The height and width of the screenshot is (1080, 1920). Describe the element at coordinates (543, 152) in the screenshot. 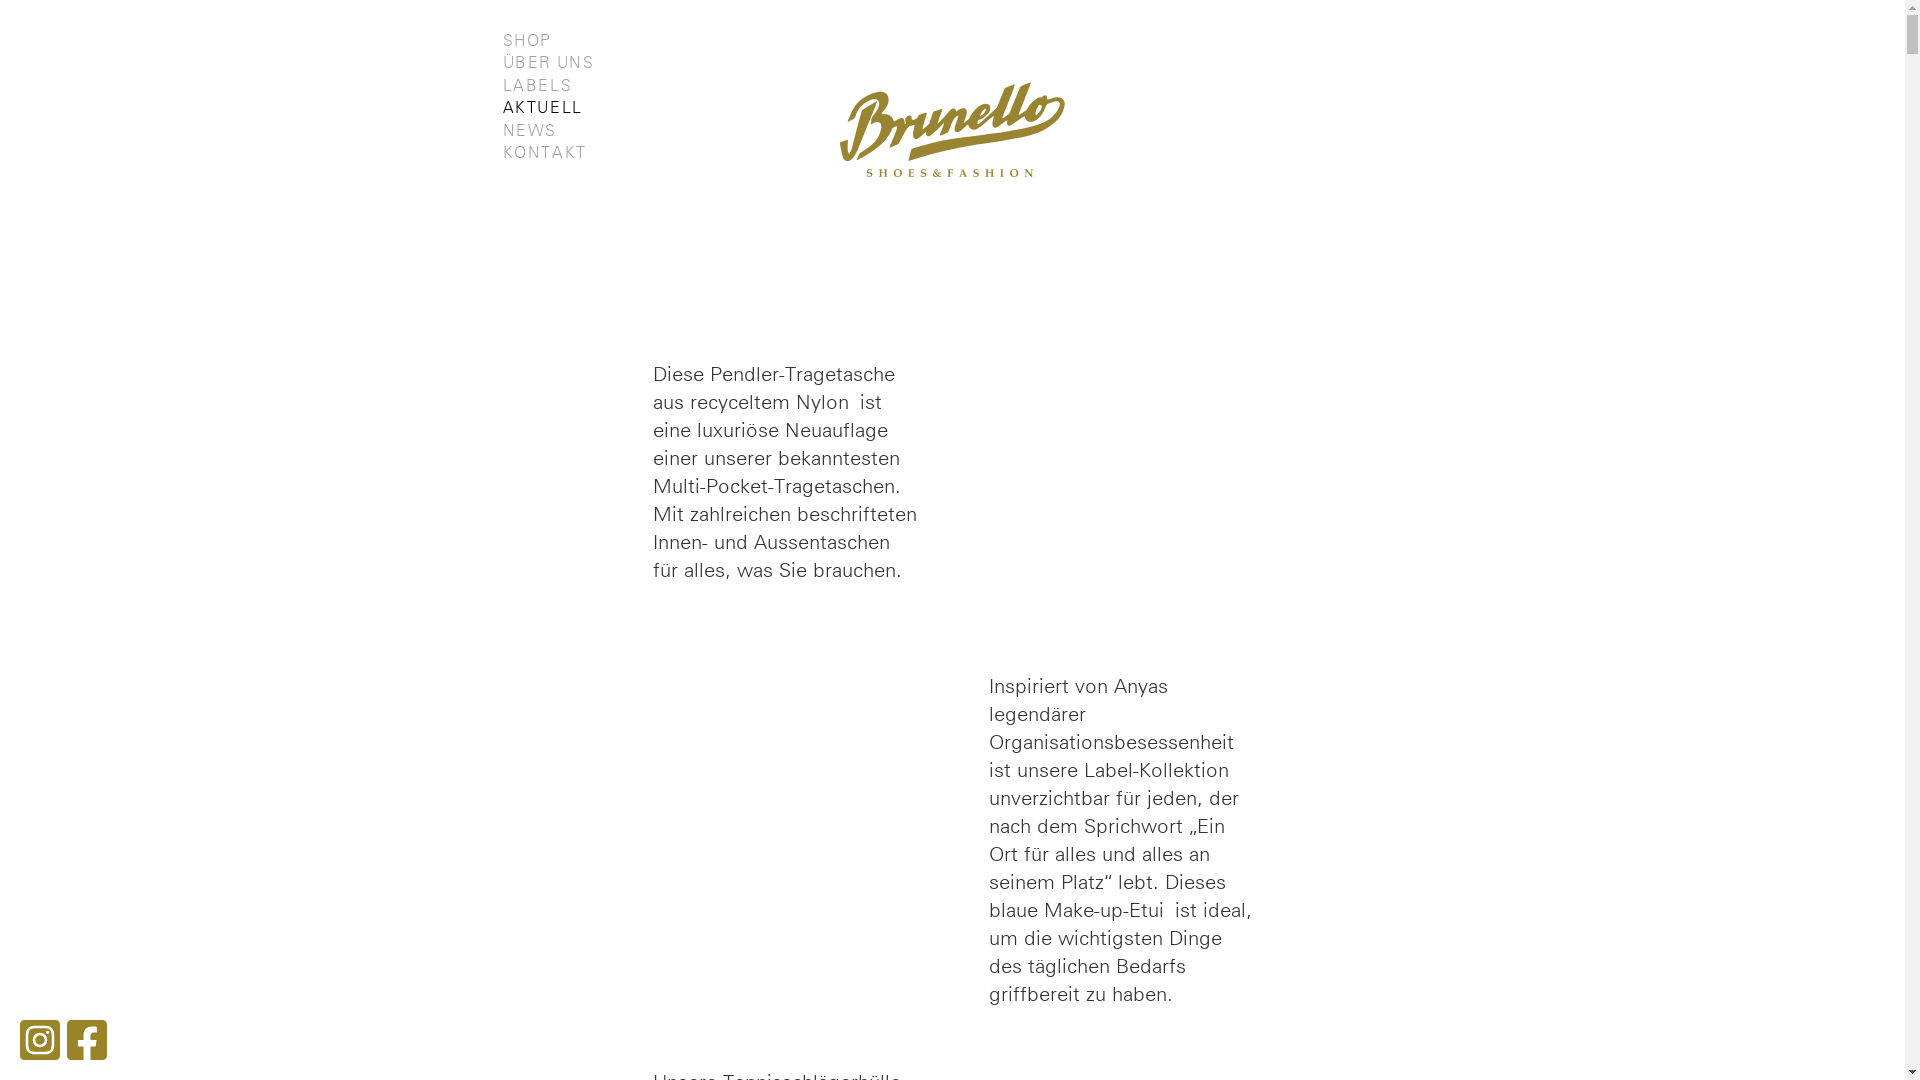

I see `'KONTAKT'` at that location.